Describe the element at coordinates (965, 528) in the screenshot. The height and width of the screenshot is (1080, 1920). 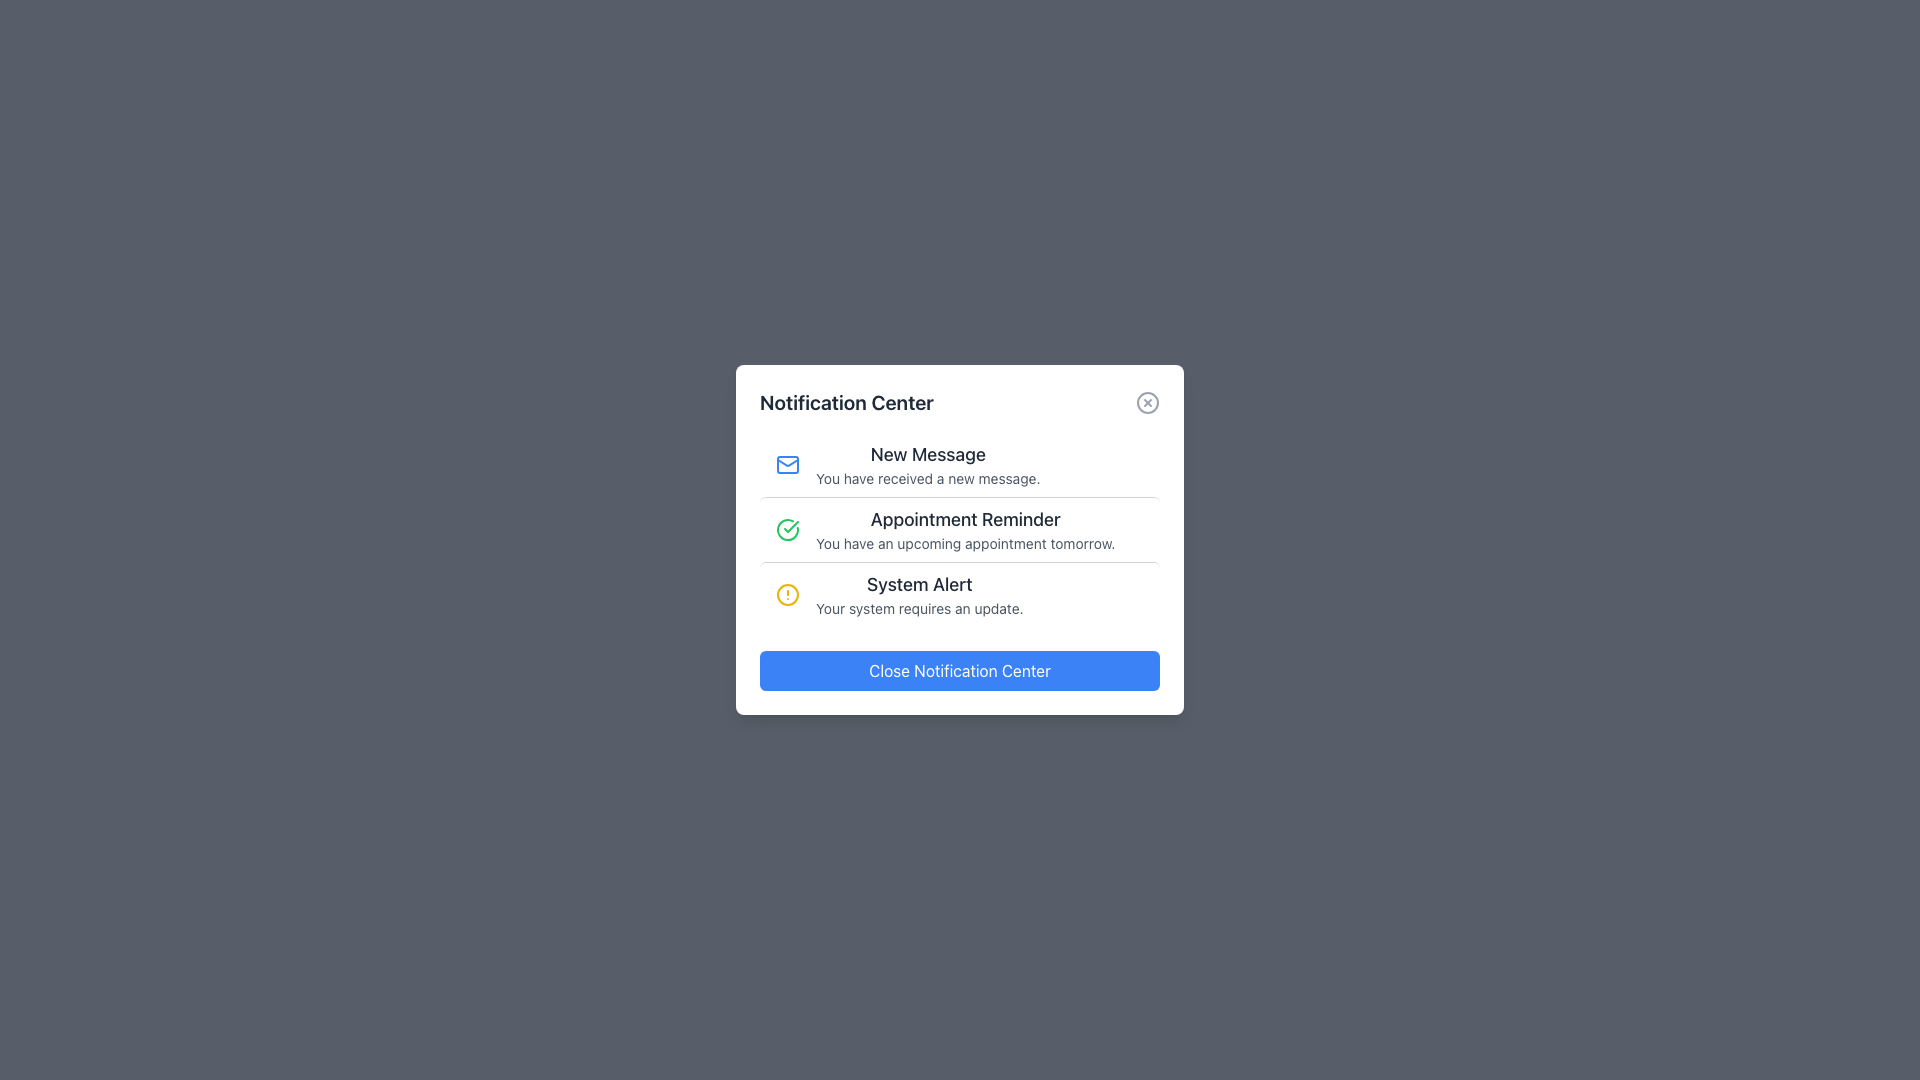
I see `the second notification in the Notification Center, which serves as a reminder for an upcoming appointment scheduled for tomorrow` at that location.